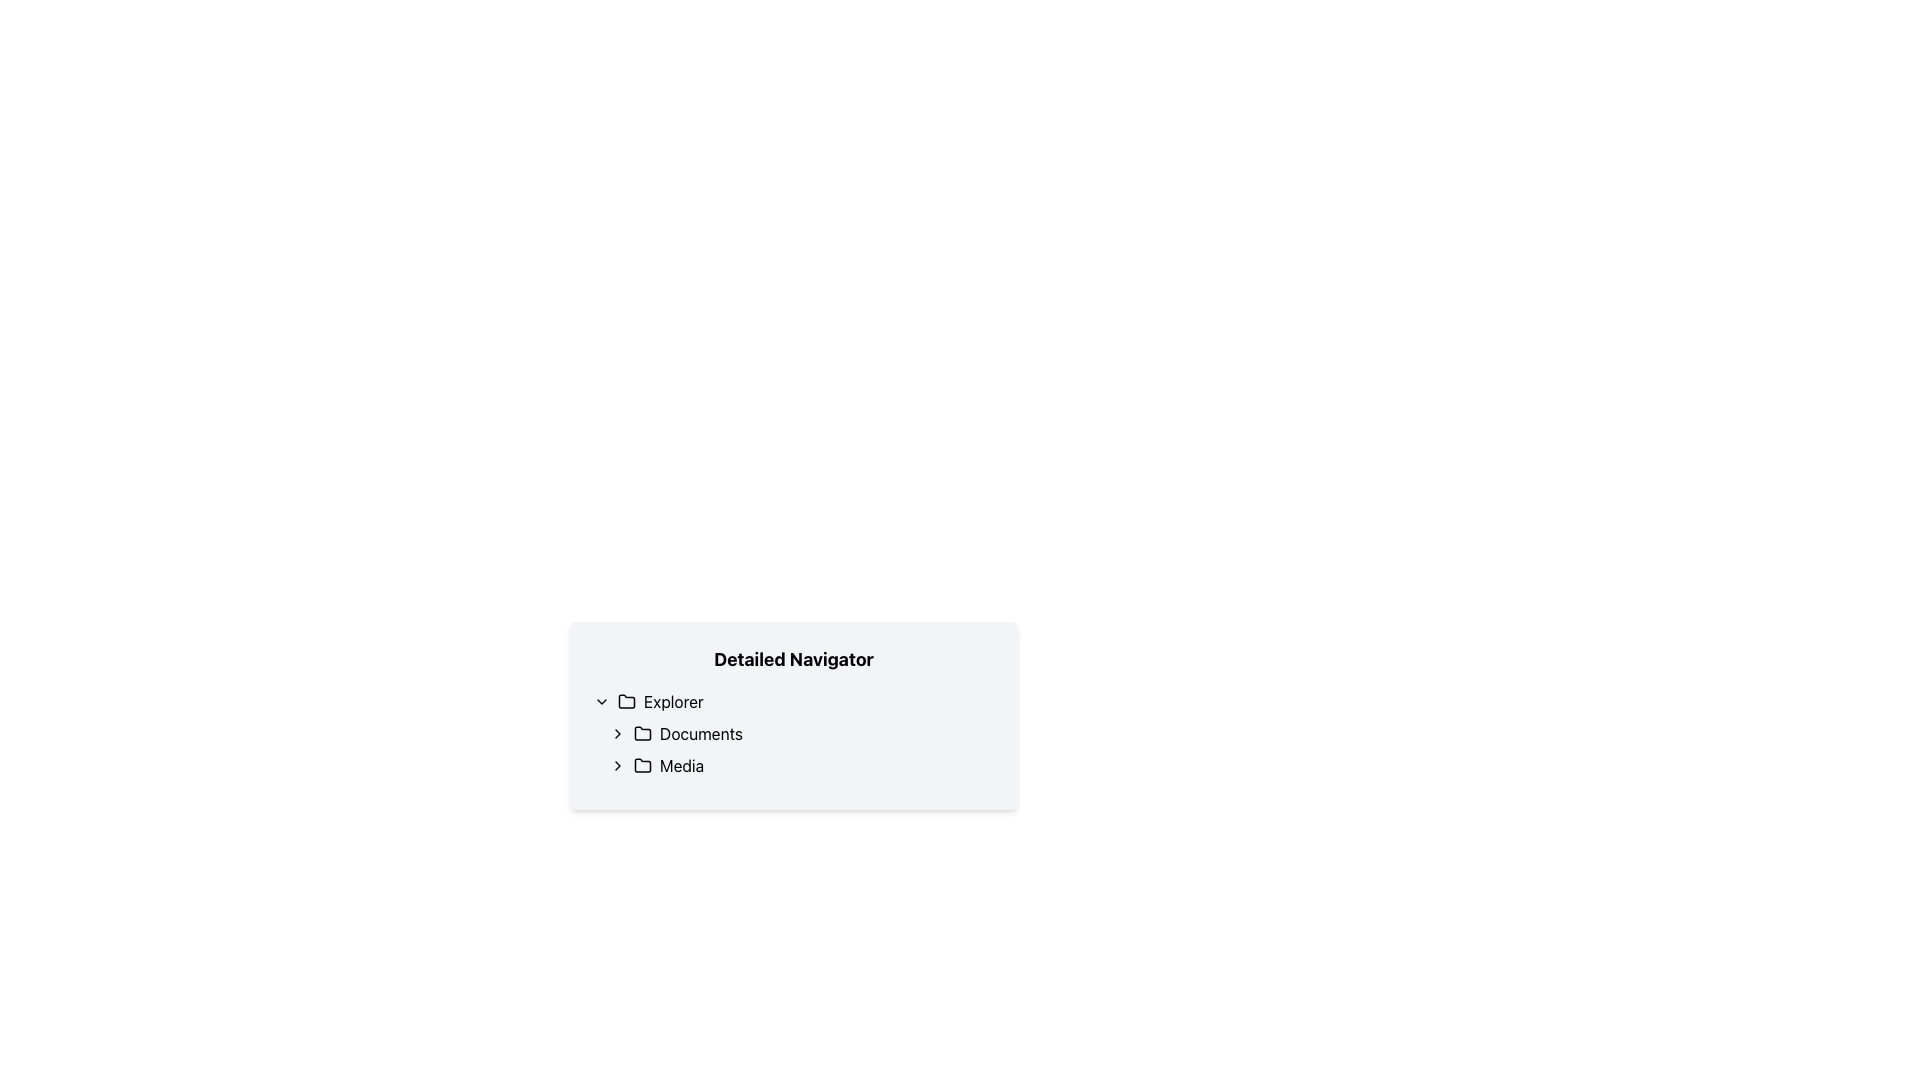  Describe the element at coordinates (792, 749) in the screenshot. I see `the Navigation list item containing 'Documents' and 'Media'` at that location.